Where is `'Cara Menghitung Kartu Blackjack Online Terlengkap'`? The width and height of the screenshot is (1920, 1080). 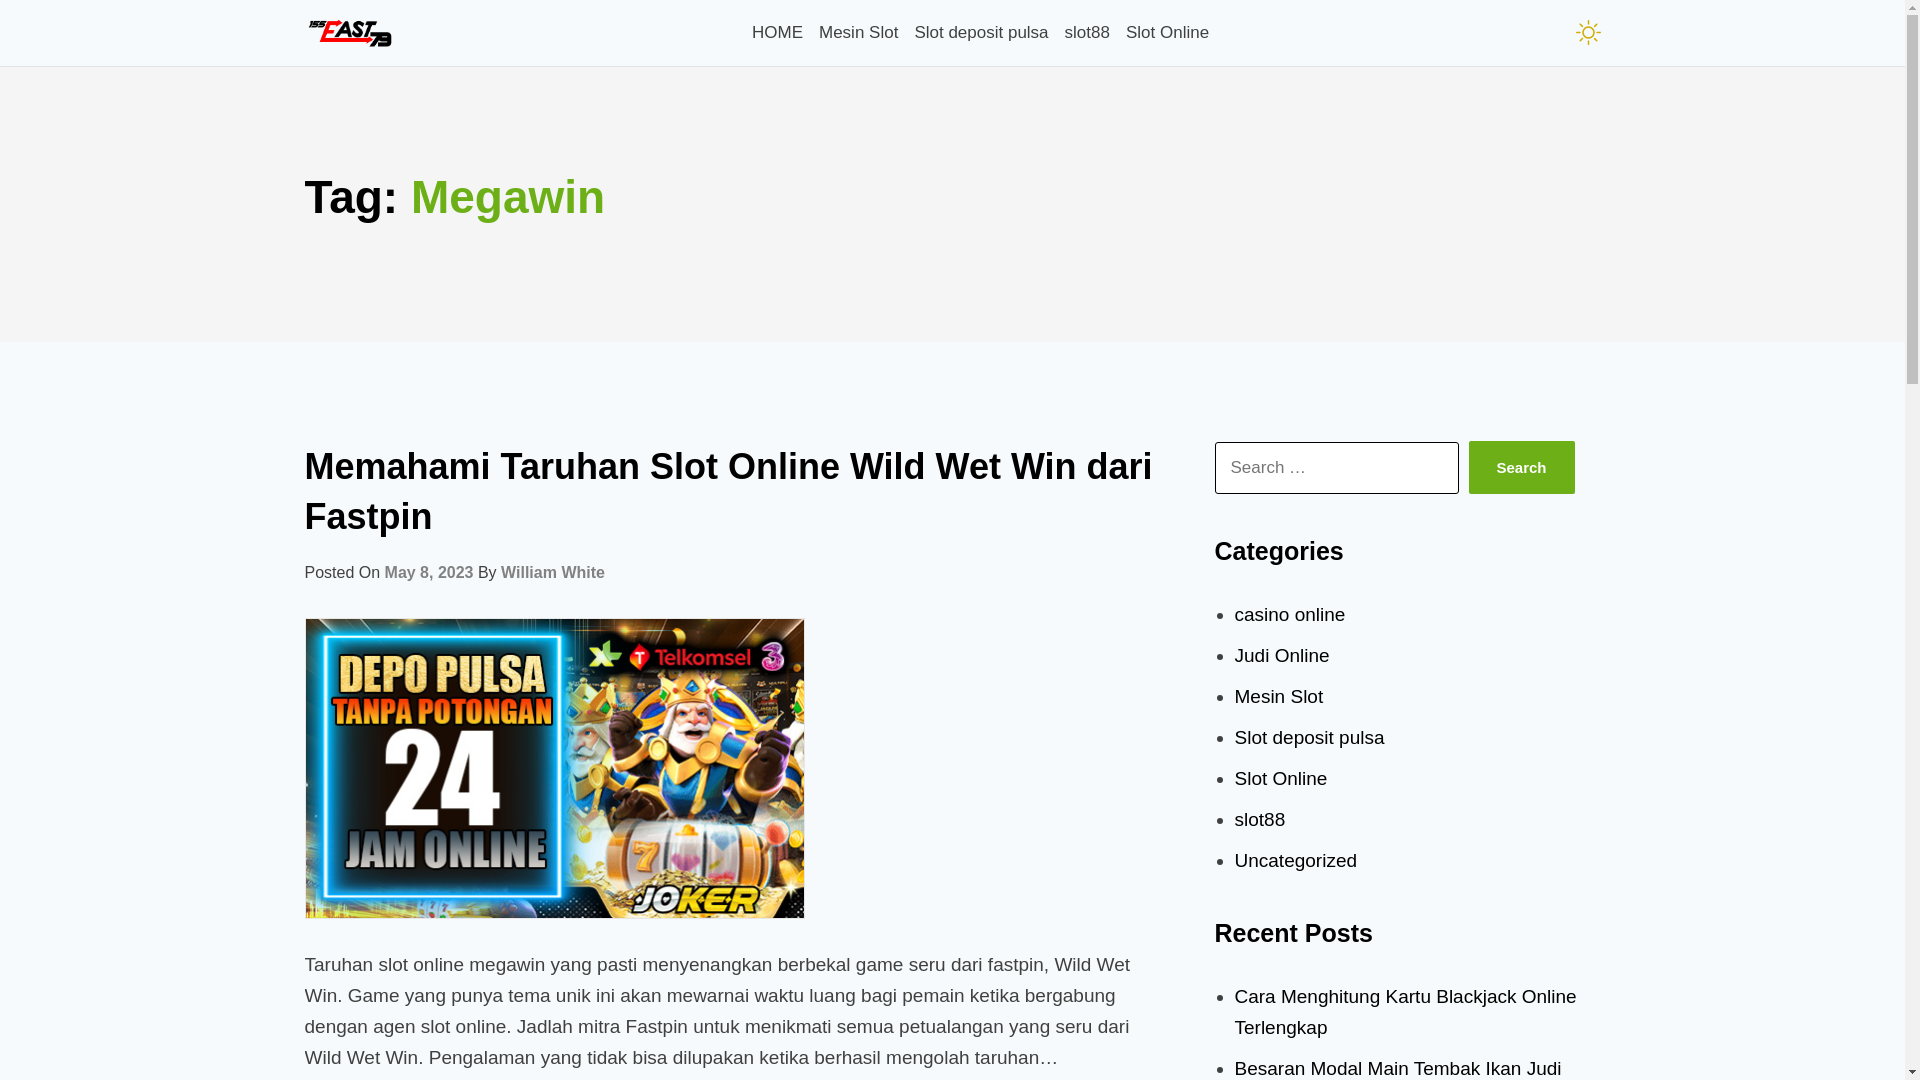 'Cara Menghitung Kartu Blackjack Online Terlengkap' is located at coordinates (1404, 1011).